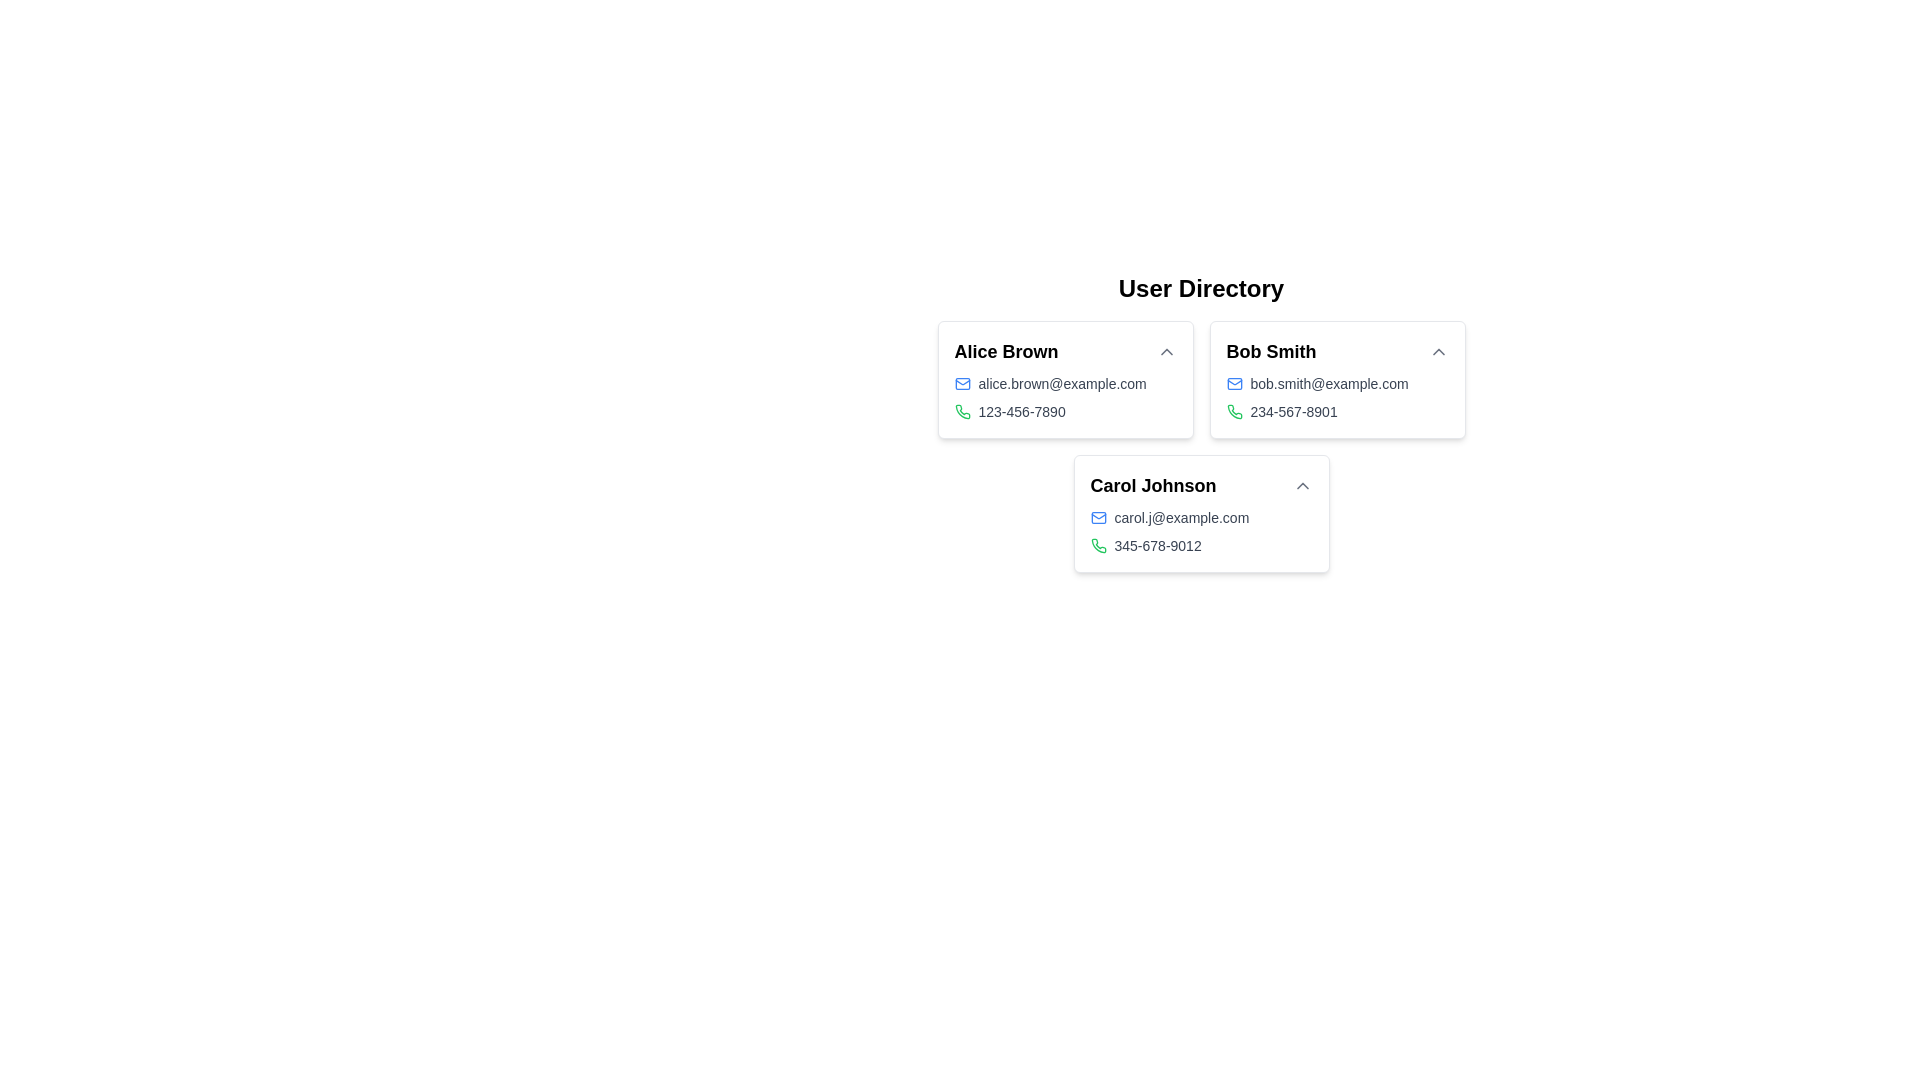 The width and height of the screenshot is (1920, 1080). I want to click on the email address display for 'Alice Brown' located in her contact details section, so click(1064, 384).